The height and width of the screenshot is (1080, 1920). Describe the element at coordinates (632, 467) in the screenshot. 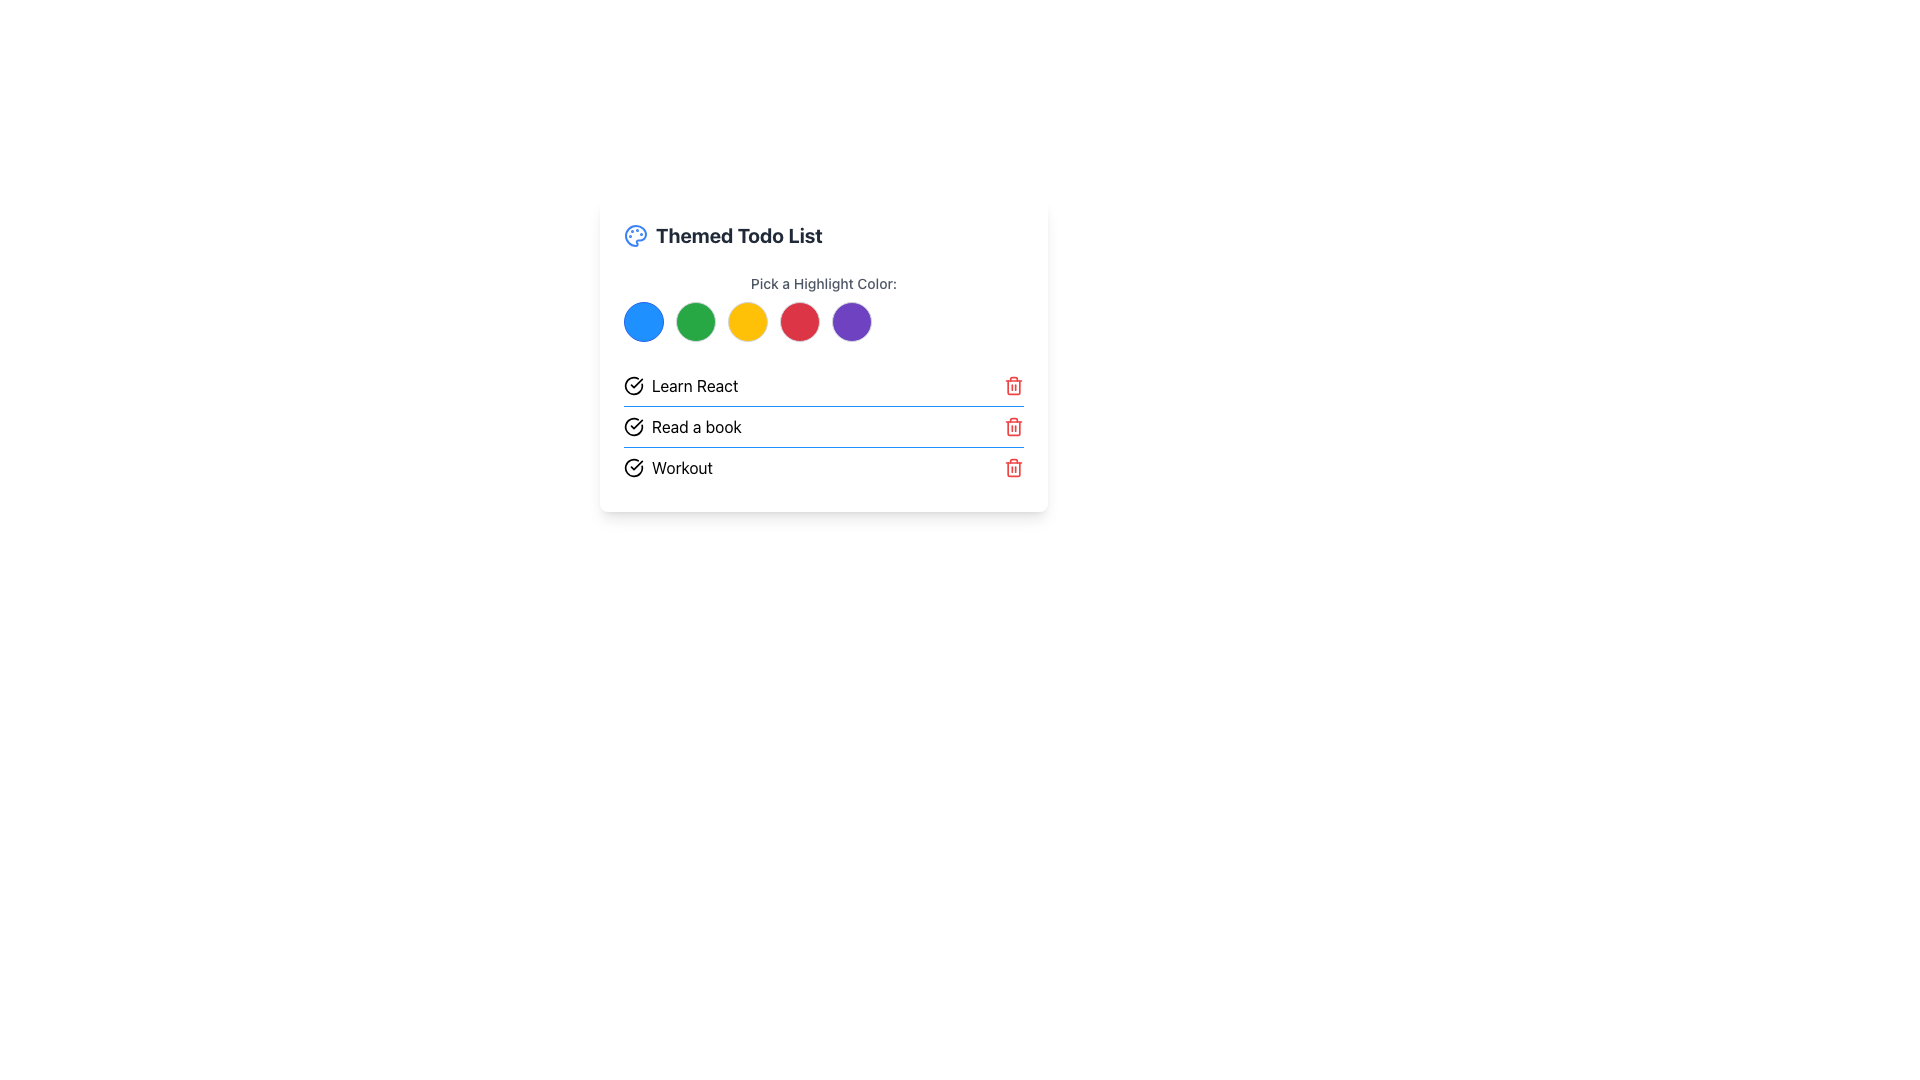

I see `the checkmark icon inside a circle, which is styled in blue and located next to the text 'Workout' in the 'Themed Todo List' card, indicating a completed action` at that location.